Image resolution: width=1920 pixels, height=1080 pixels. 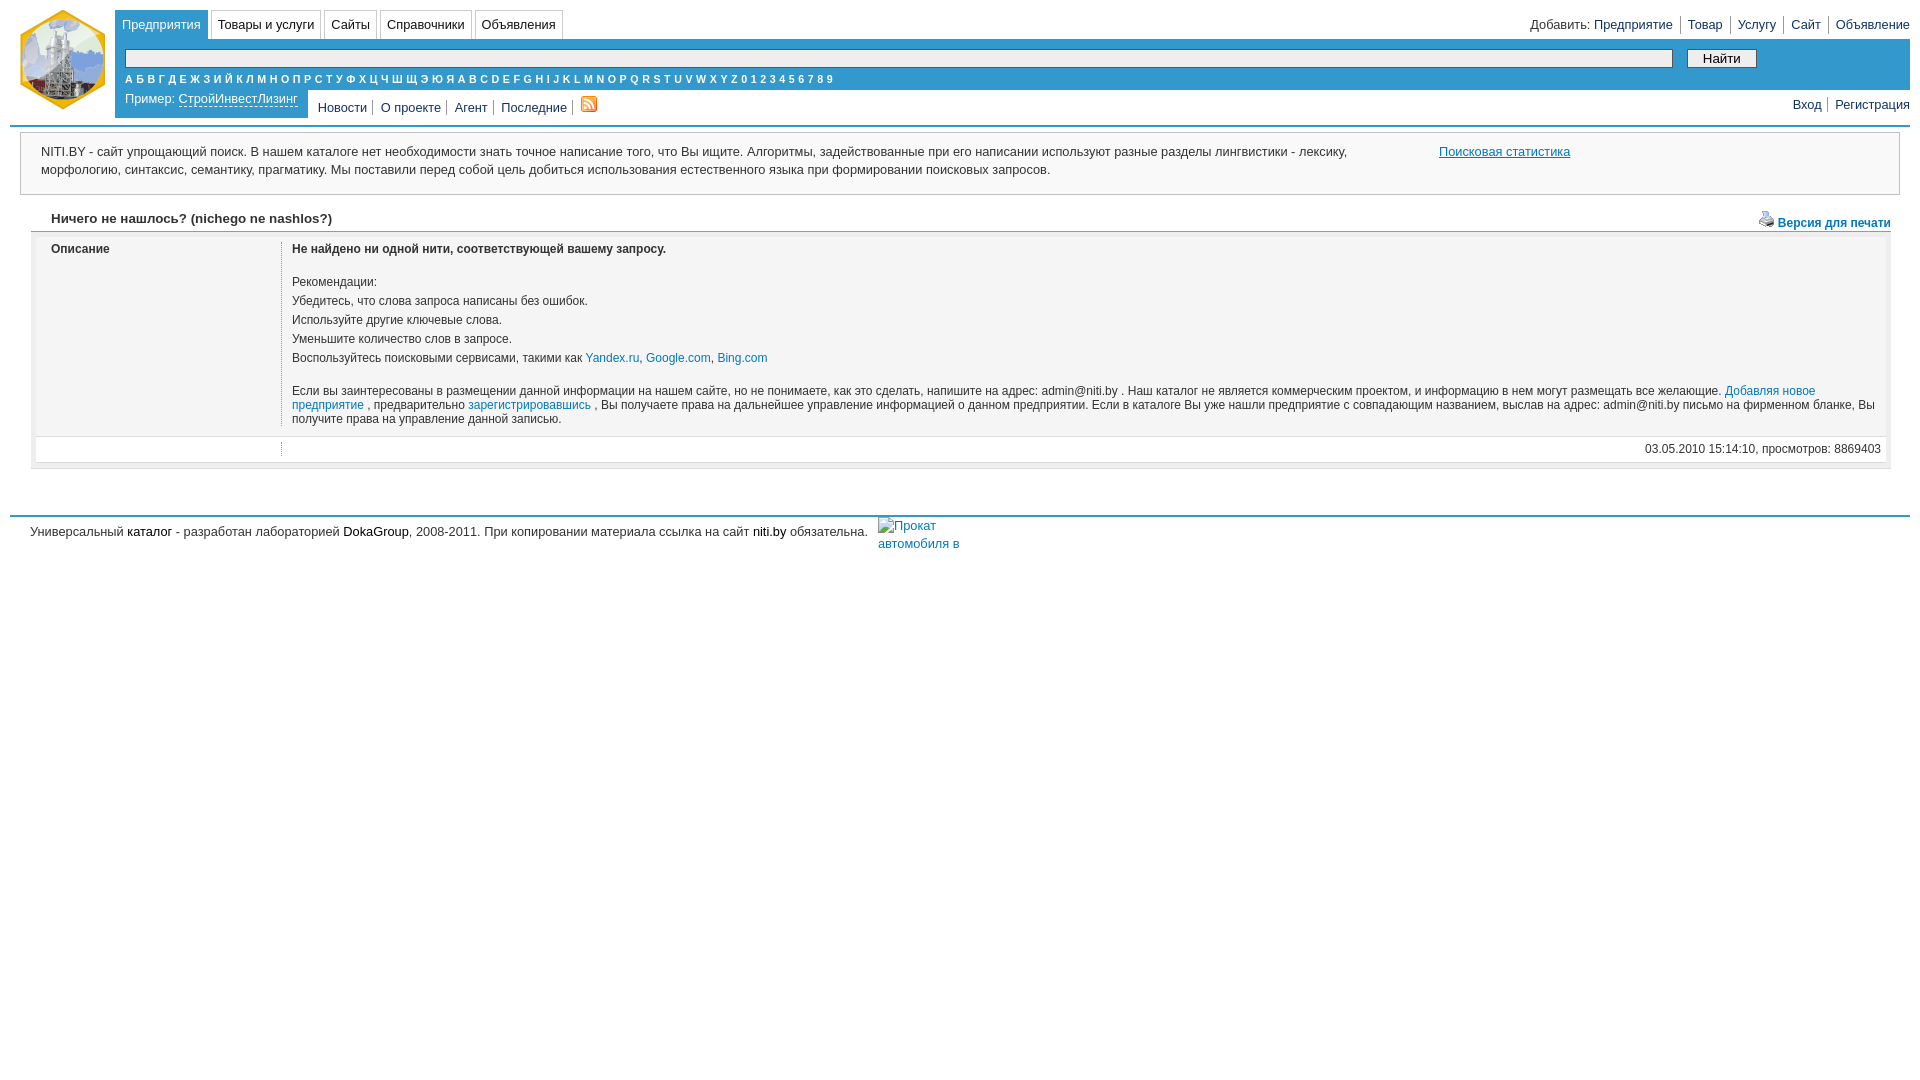 I want to click on 'Google.com', so click(x=646, y=357).